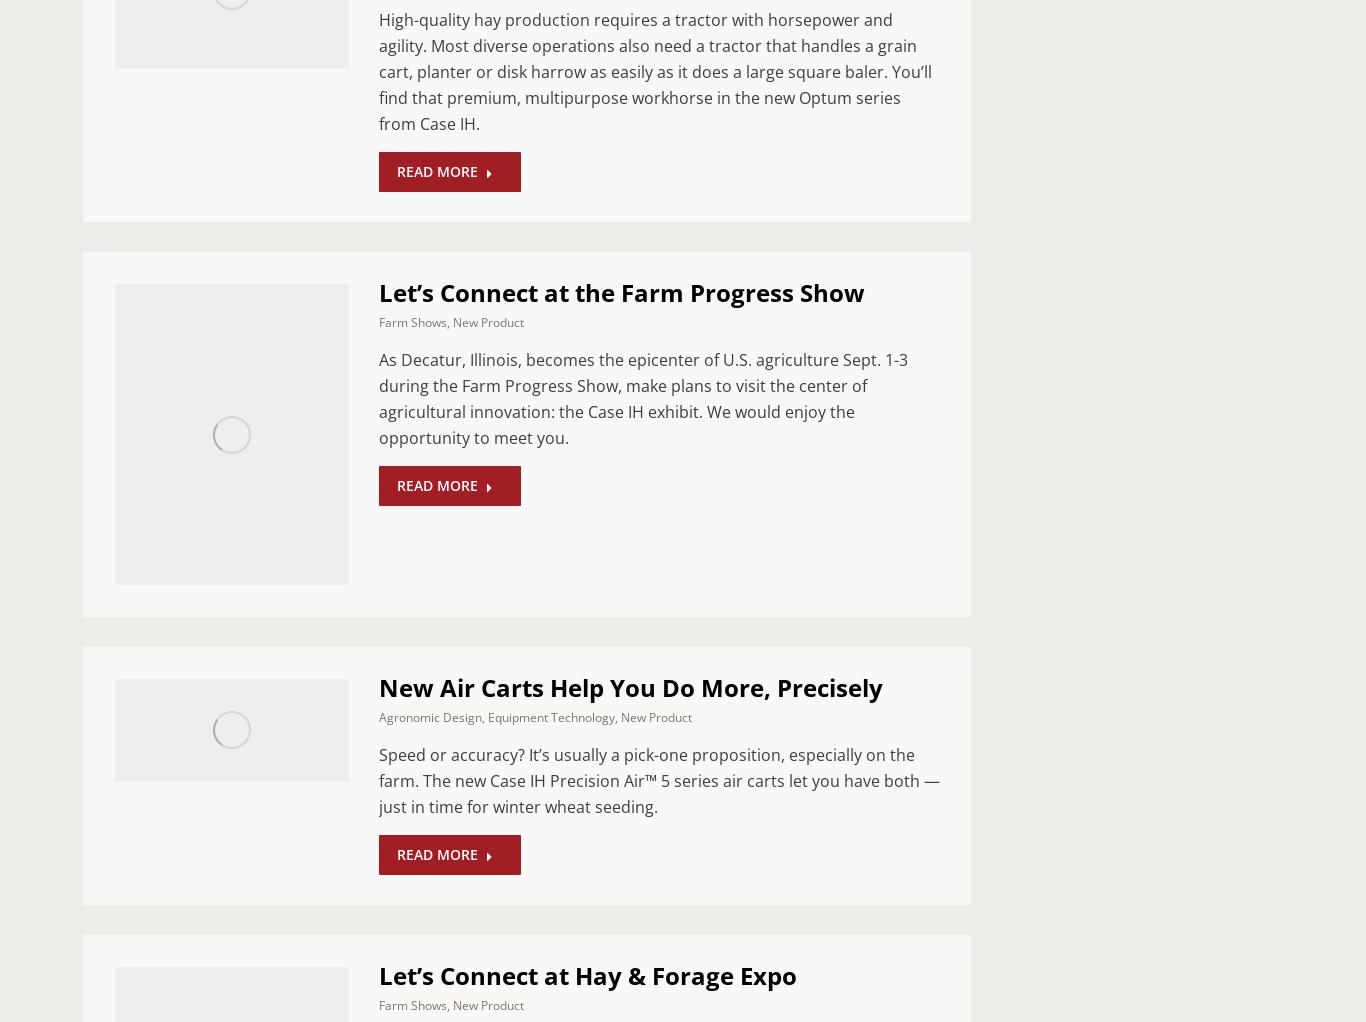  I want to click on 'High-quality hay production requires a tractor with horsepower and agility. Most diverse operations also need a tractor that handles a grain cart, planter or disk harrow as easily as it does a large square baler. You’ll find that premium, multipurpose workhorse in the new Optum series from Case IH.', so click(654, 72).